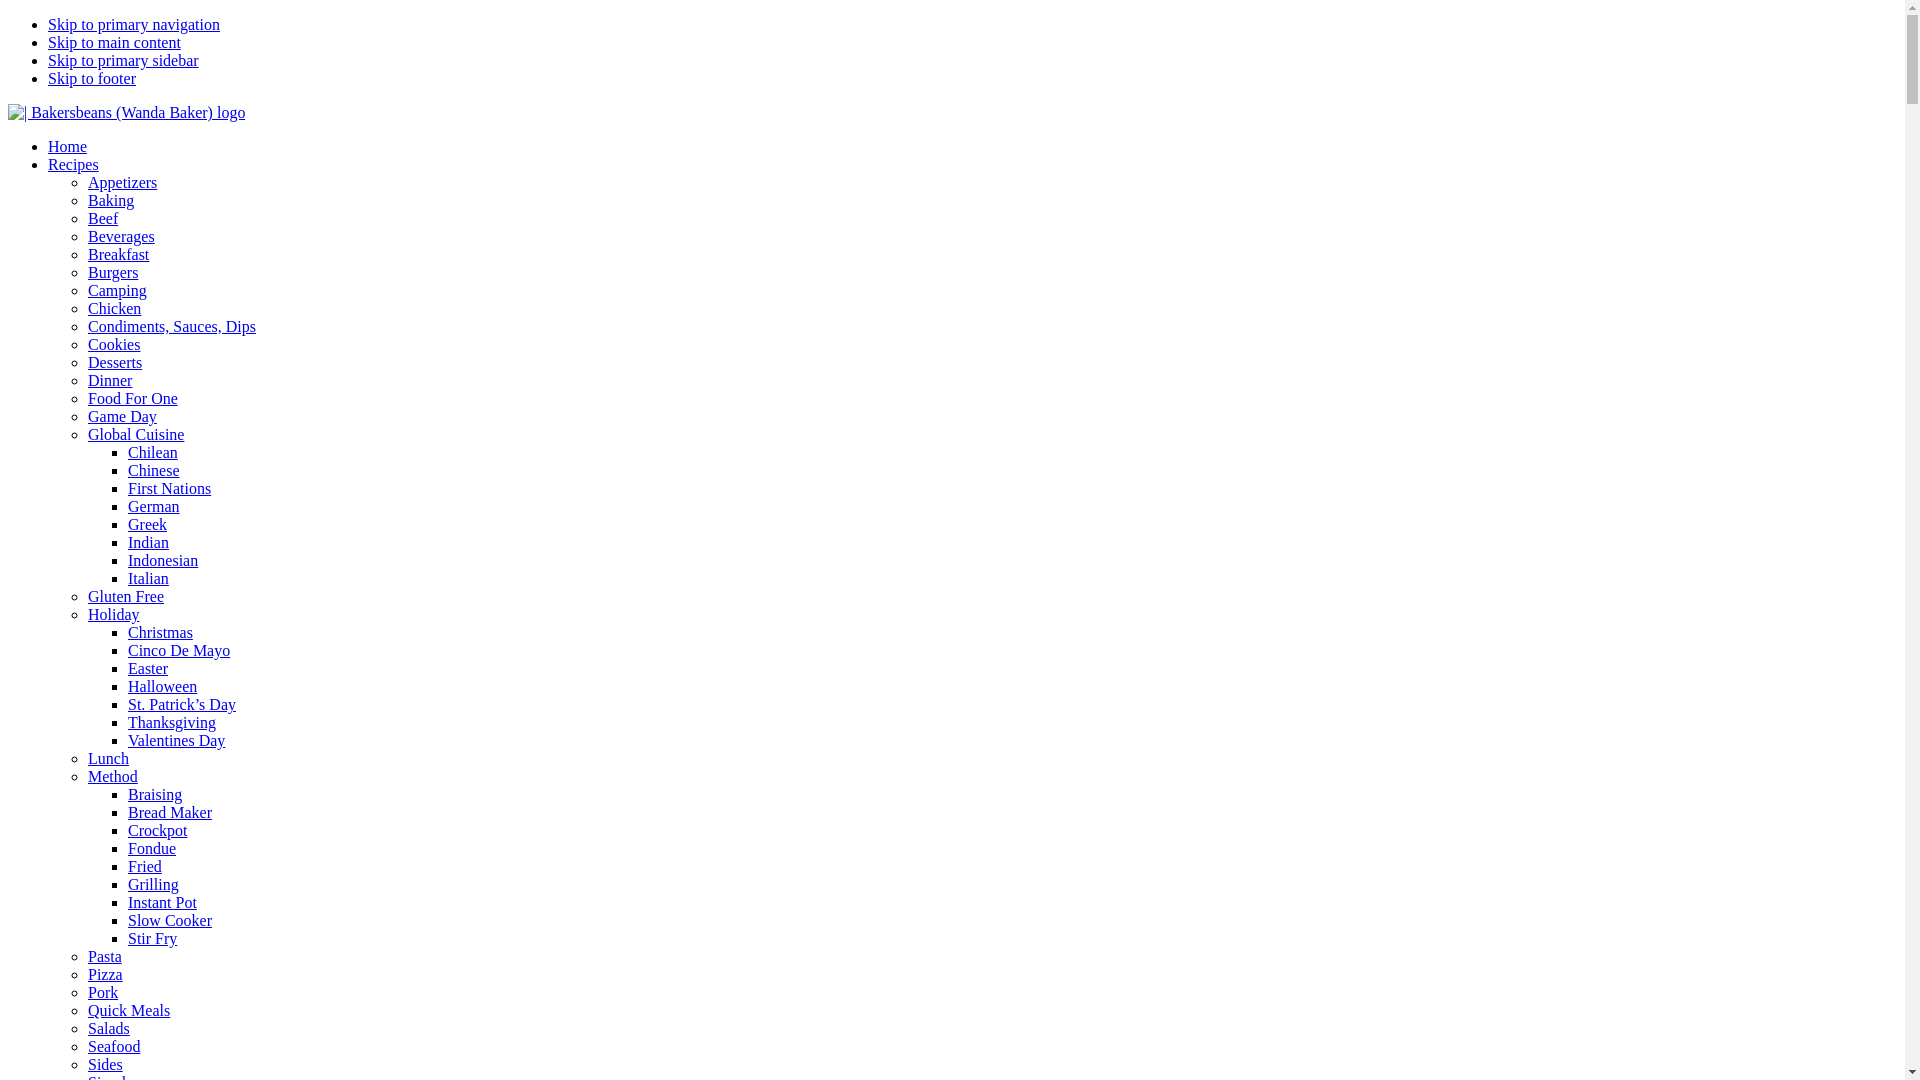  Describe the element at coordinates (112, 775) in the screenshot. I see `'Method'` at that location.